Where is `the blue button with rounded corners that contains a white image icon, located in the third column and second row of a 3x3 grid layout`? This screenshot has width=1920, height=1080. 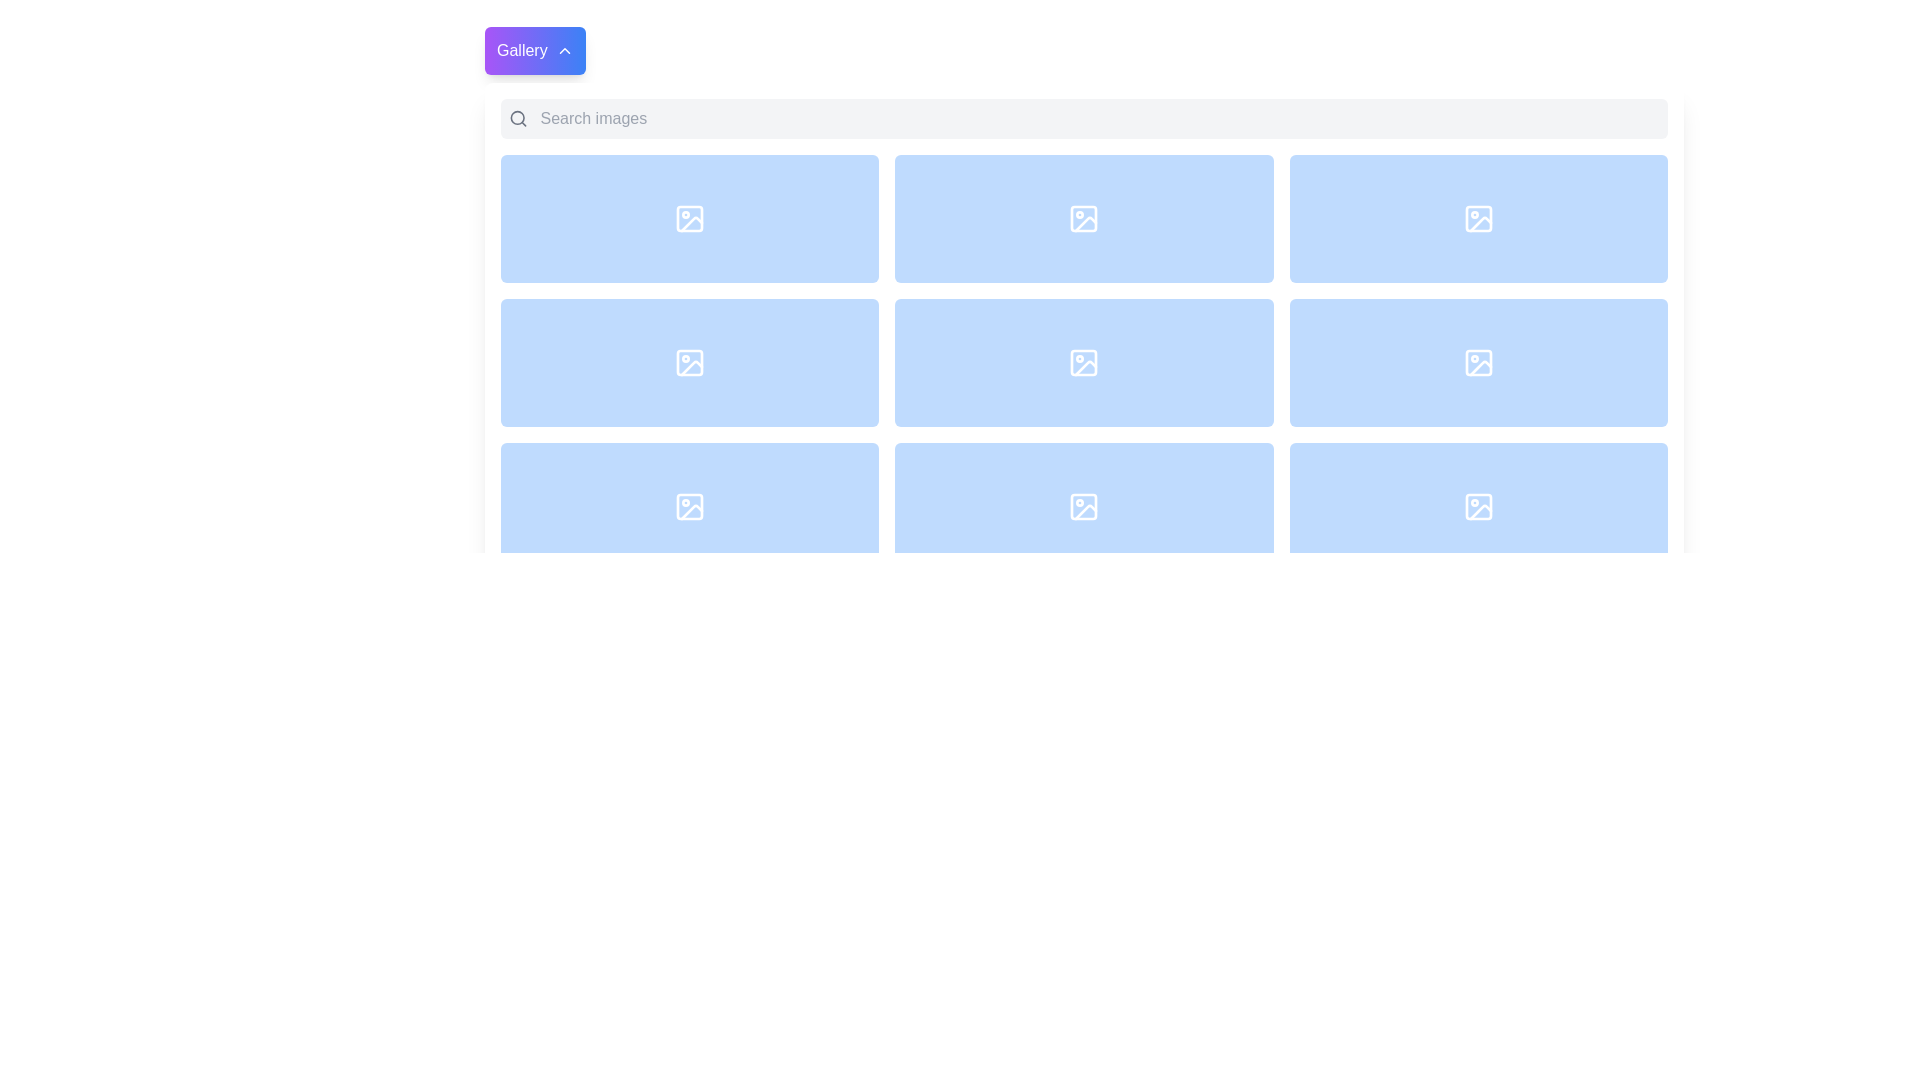
the blue button with rounded corners that contains a white image icon, located in the third column and second row of a 3x3 grid layout is located at coordinates (1478, 362).